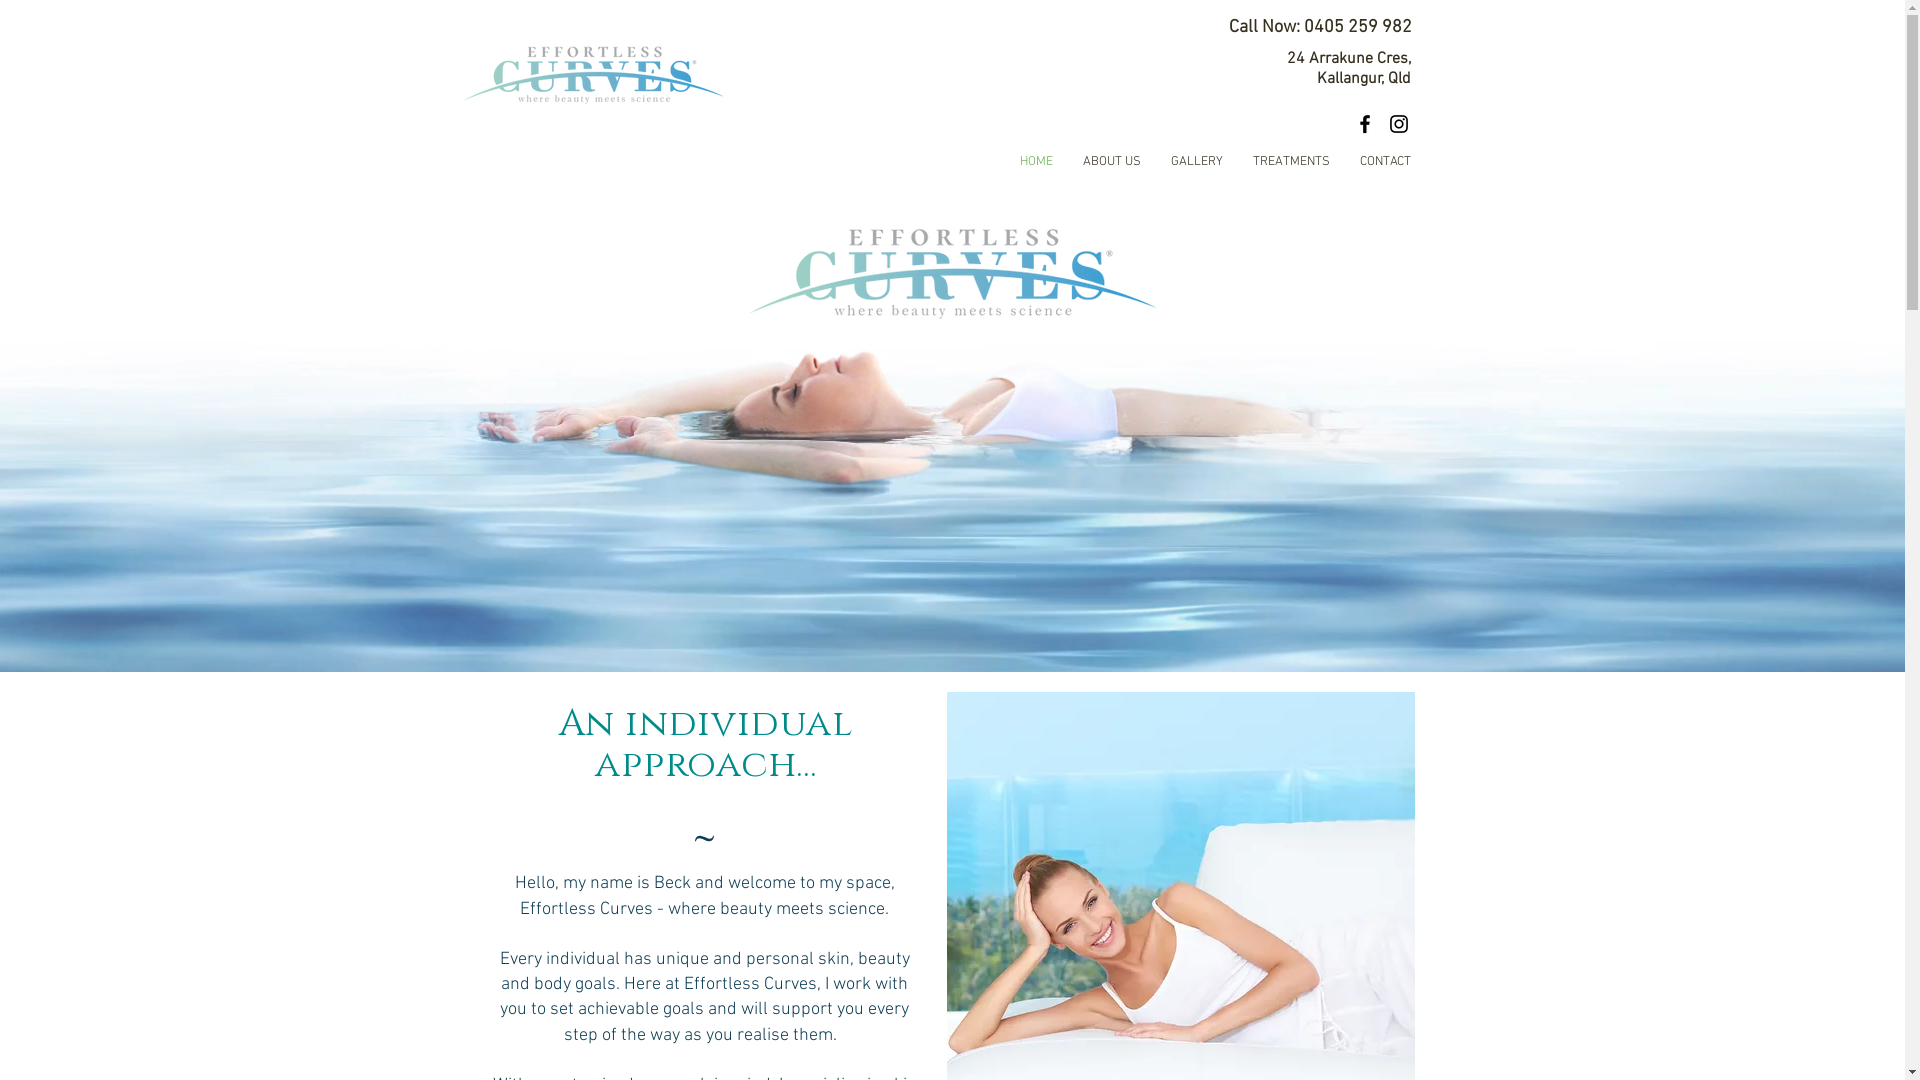 Image resolution: width=1920 pixels, height=1080 pixels. Describe the element at coordinates (1035, 161) in the screenshot. I see `'HOME'` at that location.